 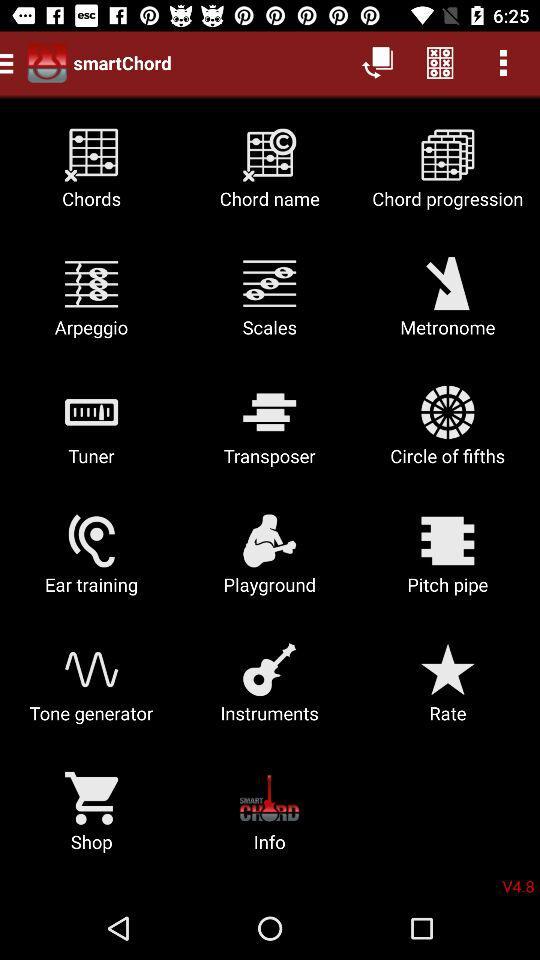 I want to click on icon below the ear training, so click(x=269, y=690).